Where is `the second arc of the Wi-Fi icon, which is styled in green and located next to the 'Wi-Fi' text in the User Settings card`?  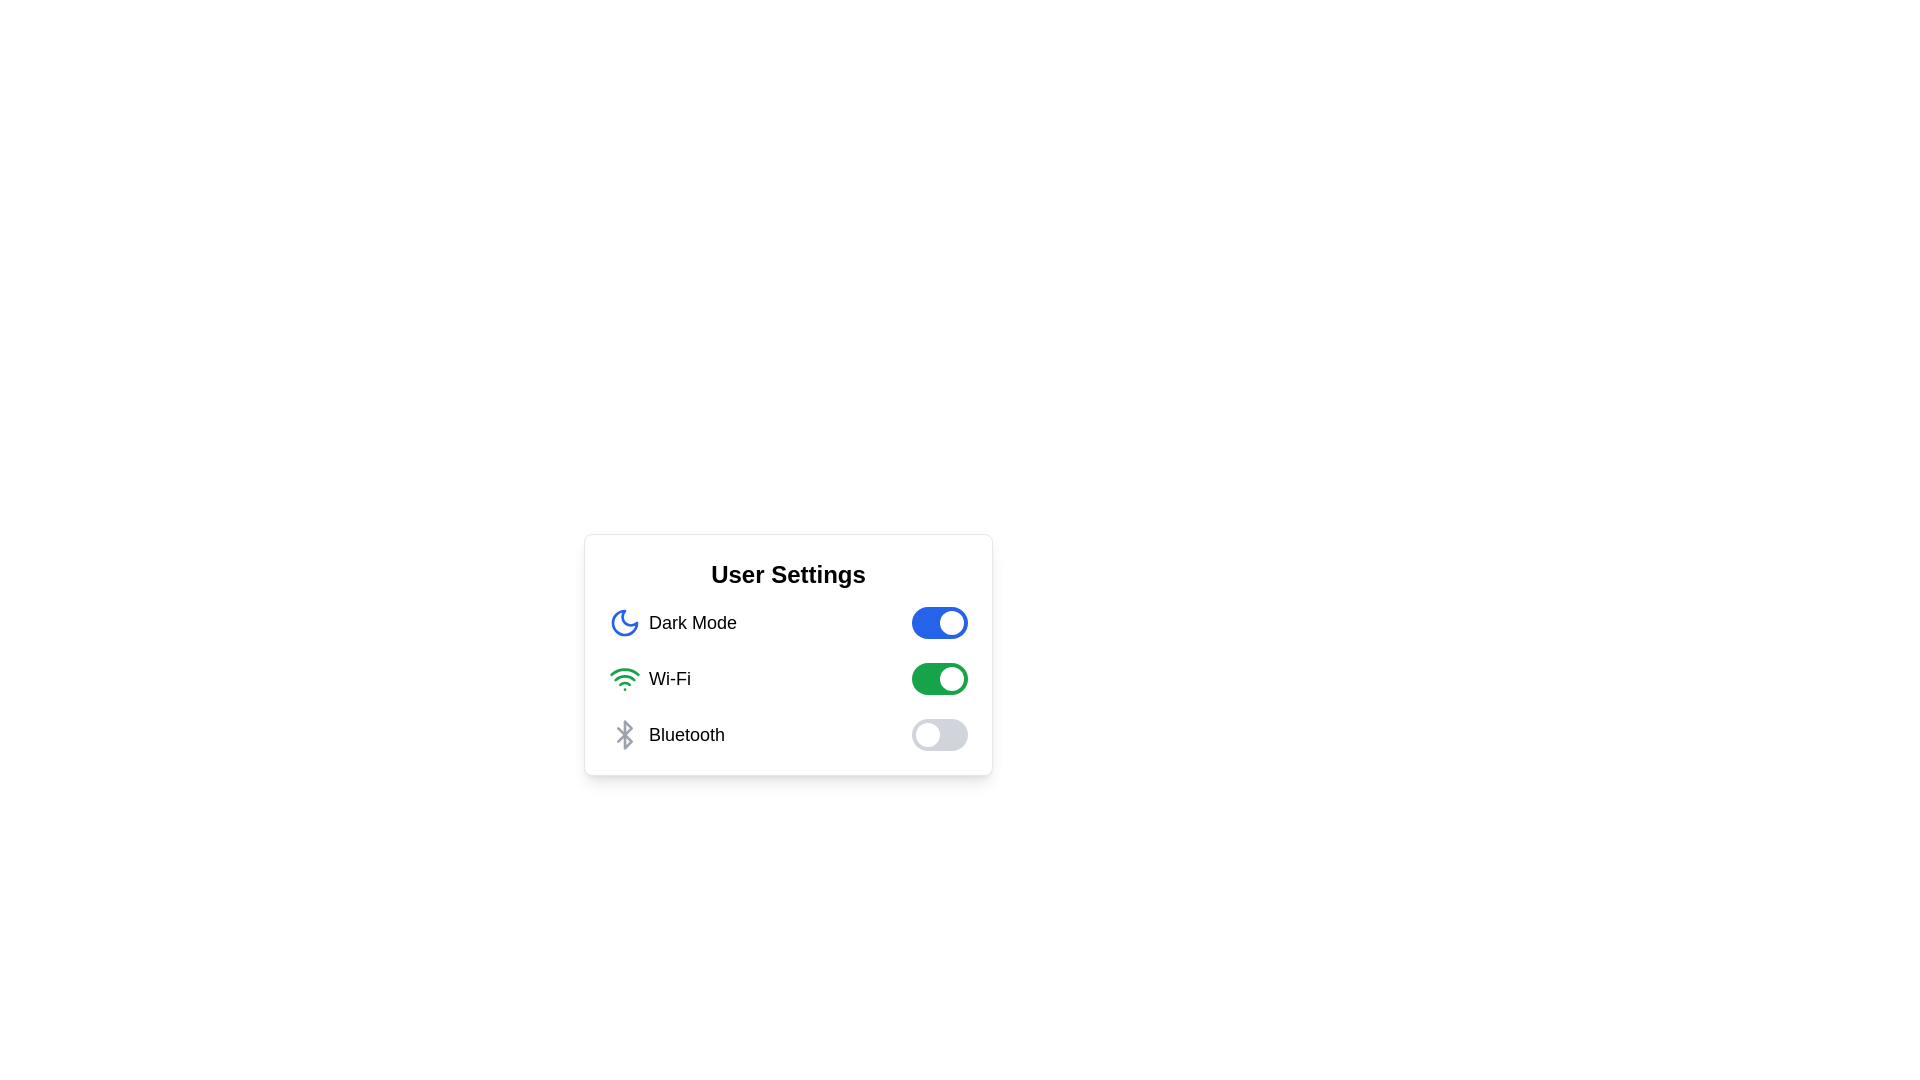
the second arc of the Wi-Fi icon, which is styled in green and located next to the 'Wi-Fi' text in the User Settings card is located at coordinates (623, 671).